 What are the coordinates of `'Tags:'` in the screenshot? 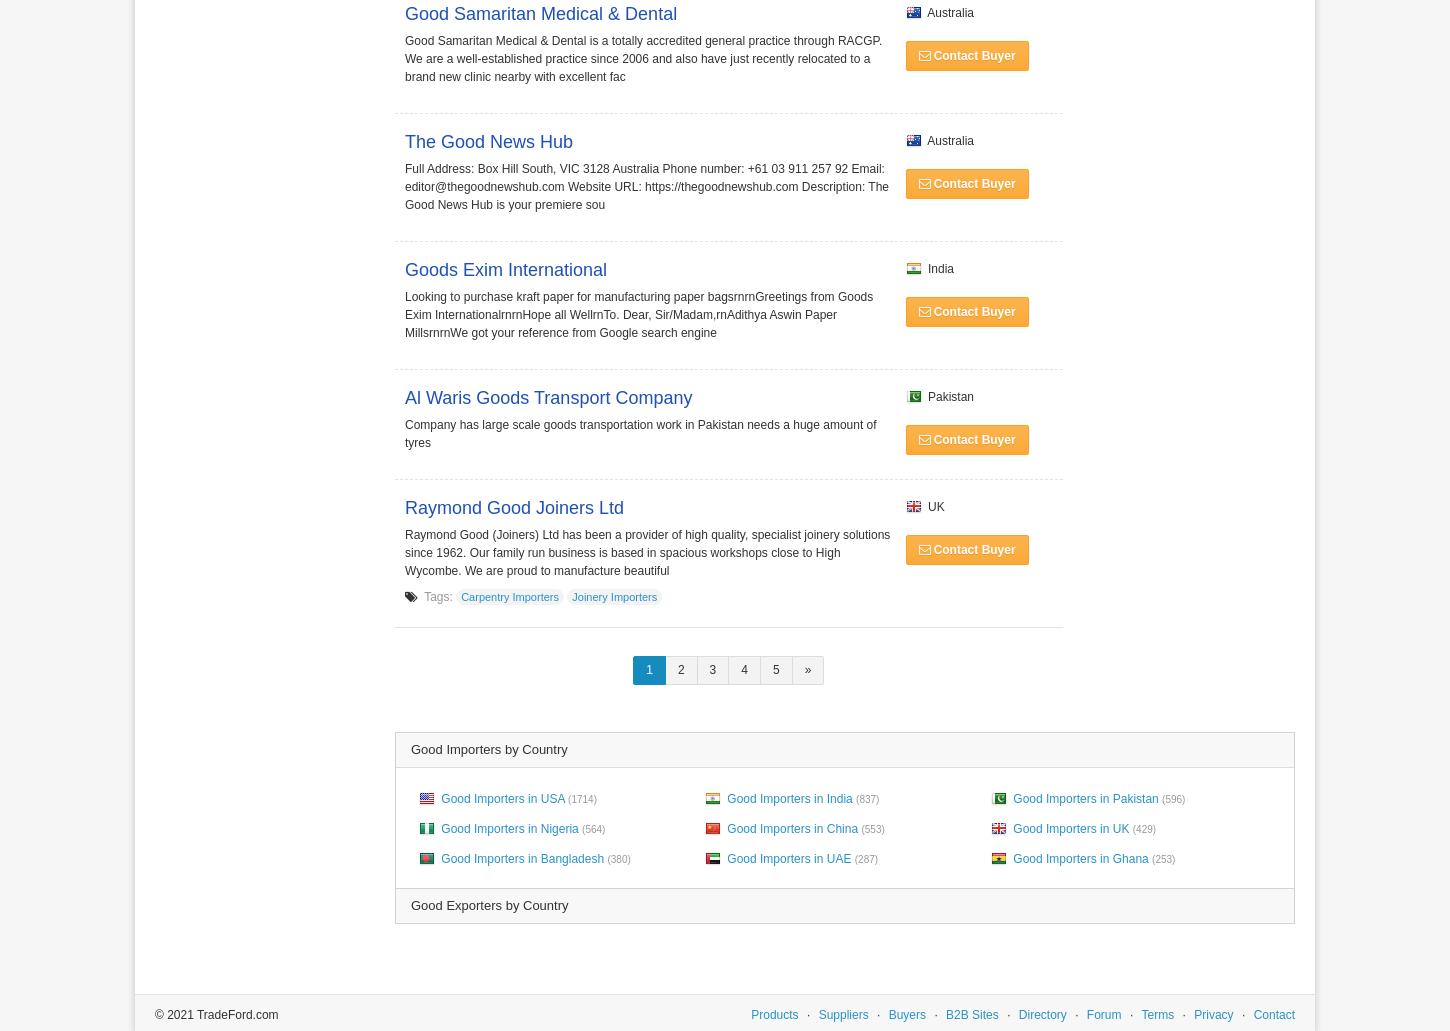 It's located at (437, 595).